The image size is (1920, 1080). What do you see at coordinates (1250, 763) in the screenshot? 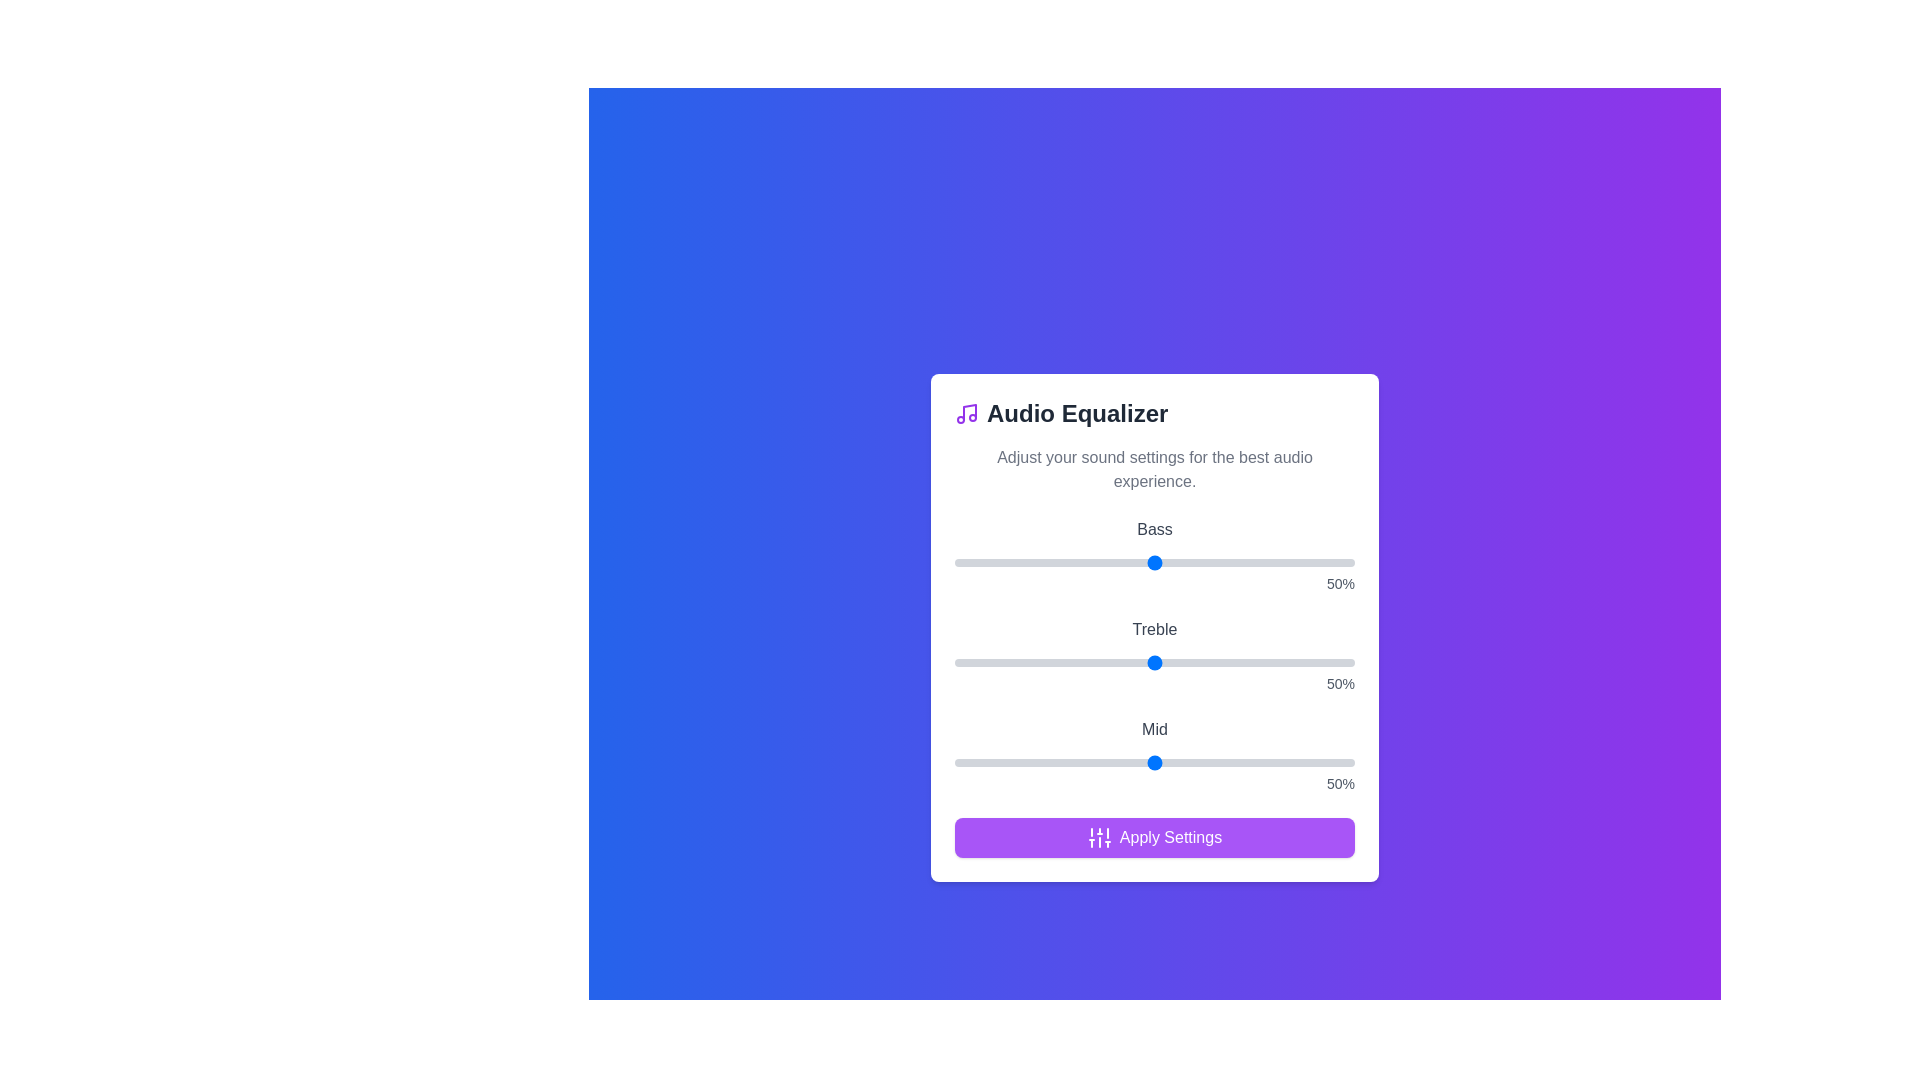
I see `the 'Mid' slider to 74%` at bounding box center [1250, 763].